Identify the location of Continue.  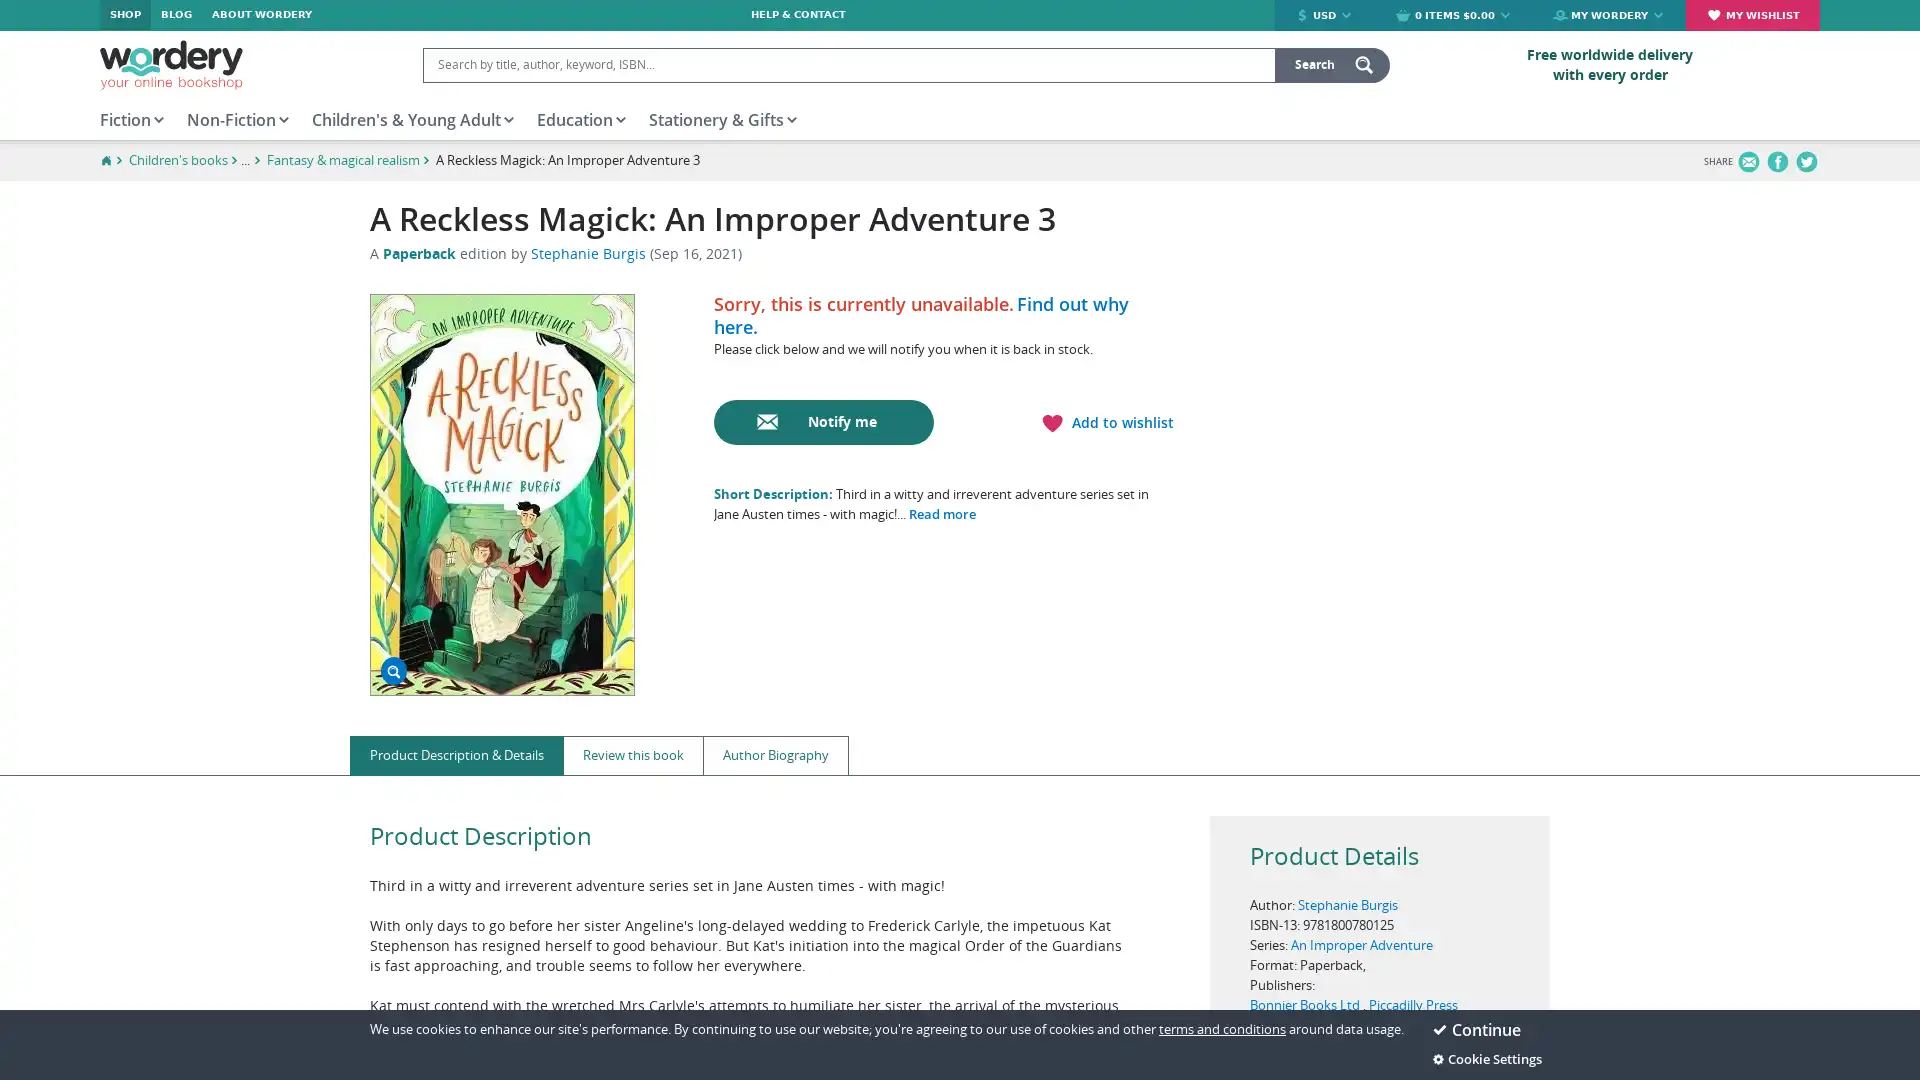
(1491, 1029).